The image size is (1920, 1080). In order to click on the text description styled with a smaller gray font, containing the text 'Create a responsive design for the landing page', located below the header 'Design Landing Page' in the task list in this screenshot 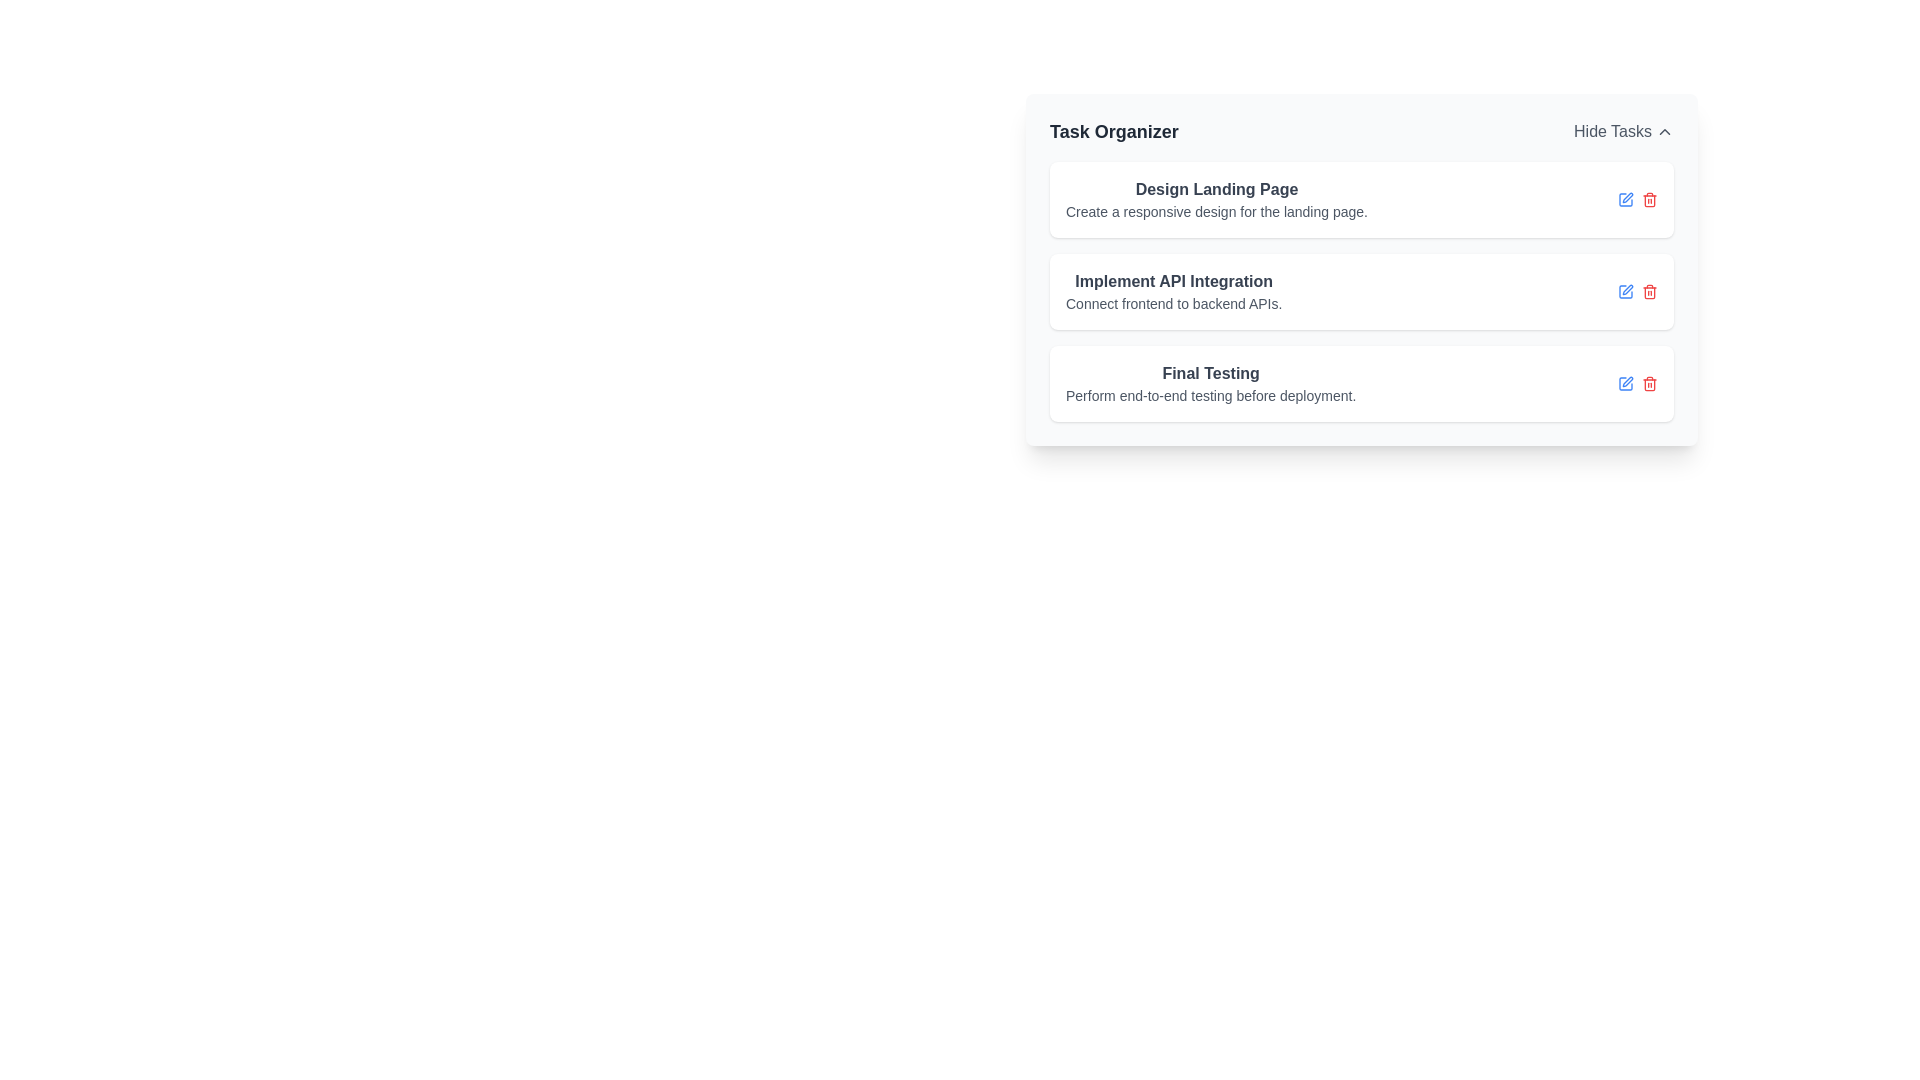, I will do `click(1215, 212)`.